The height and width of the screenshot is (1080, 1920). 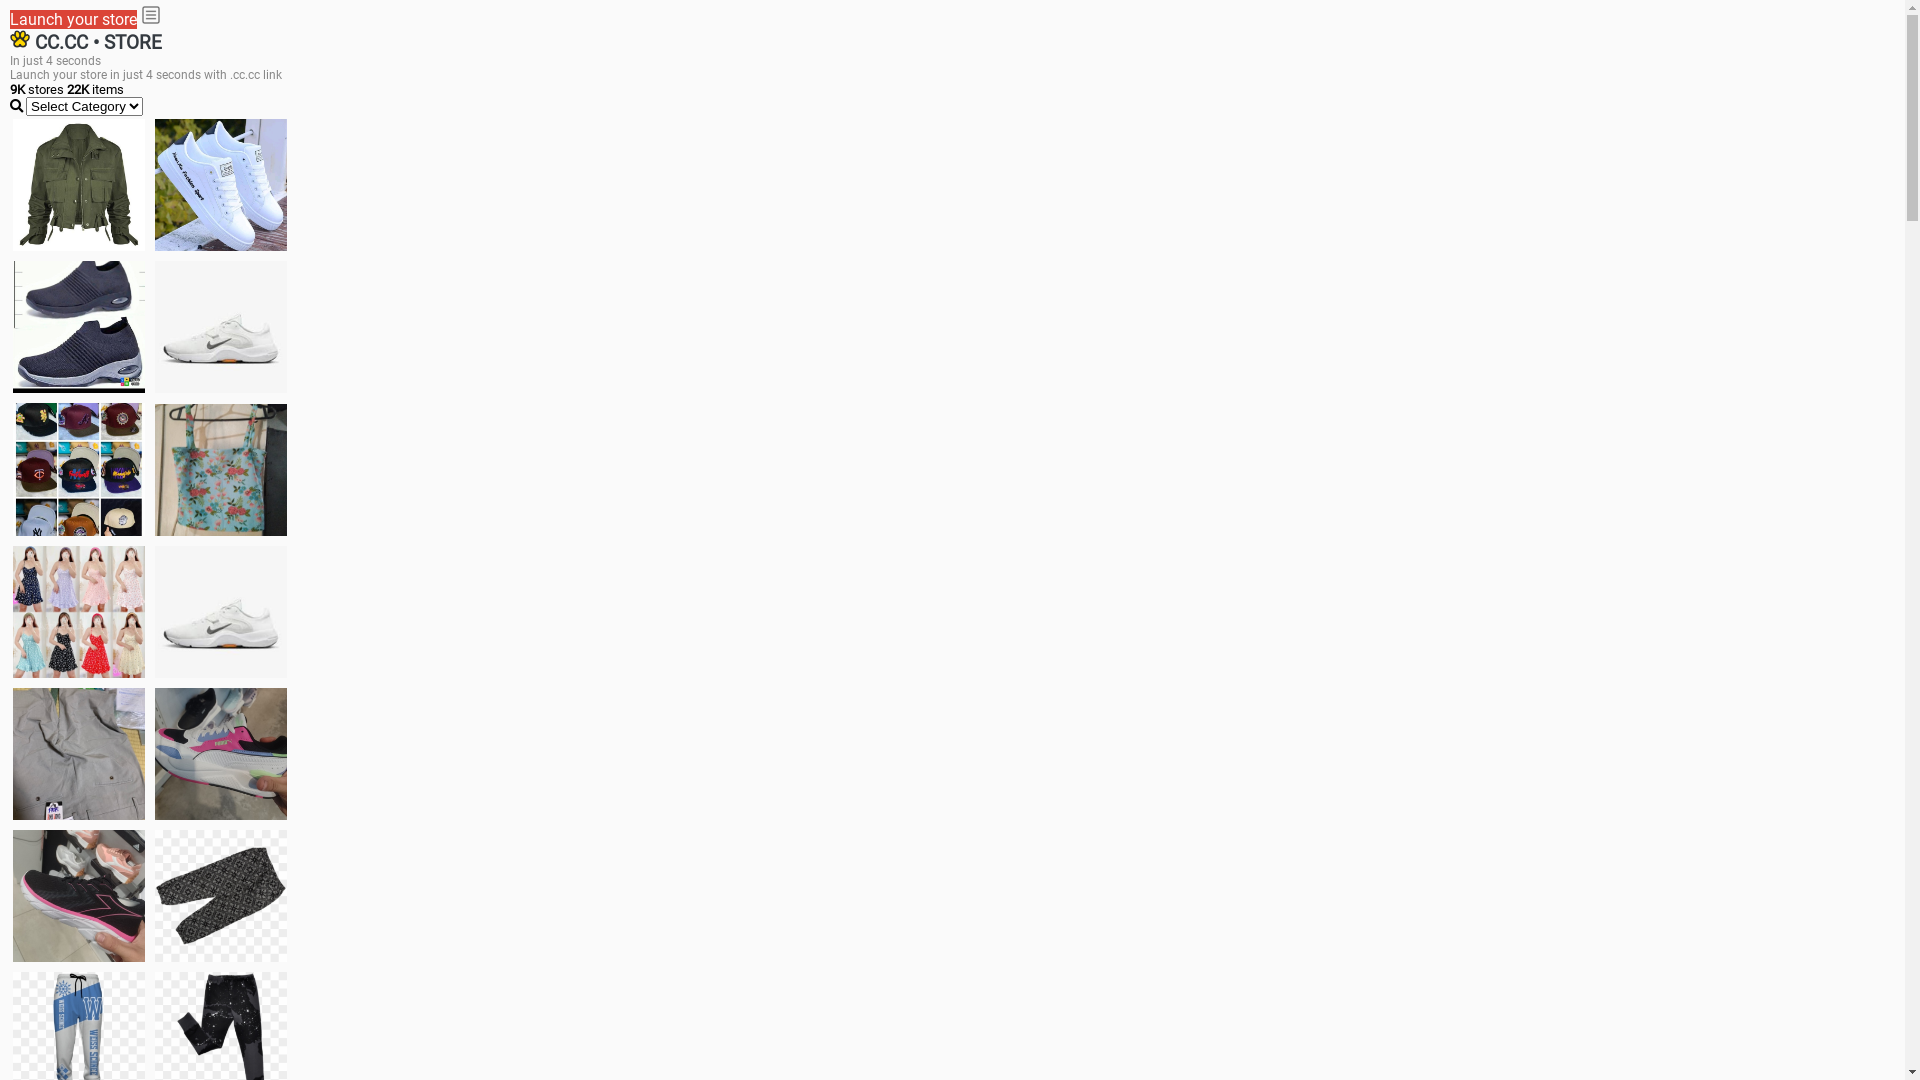 I want to click on 'jacket', so click(x=78, y=185).